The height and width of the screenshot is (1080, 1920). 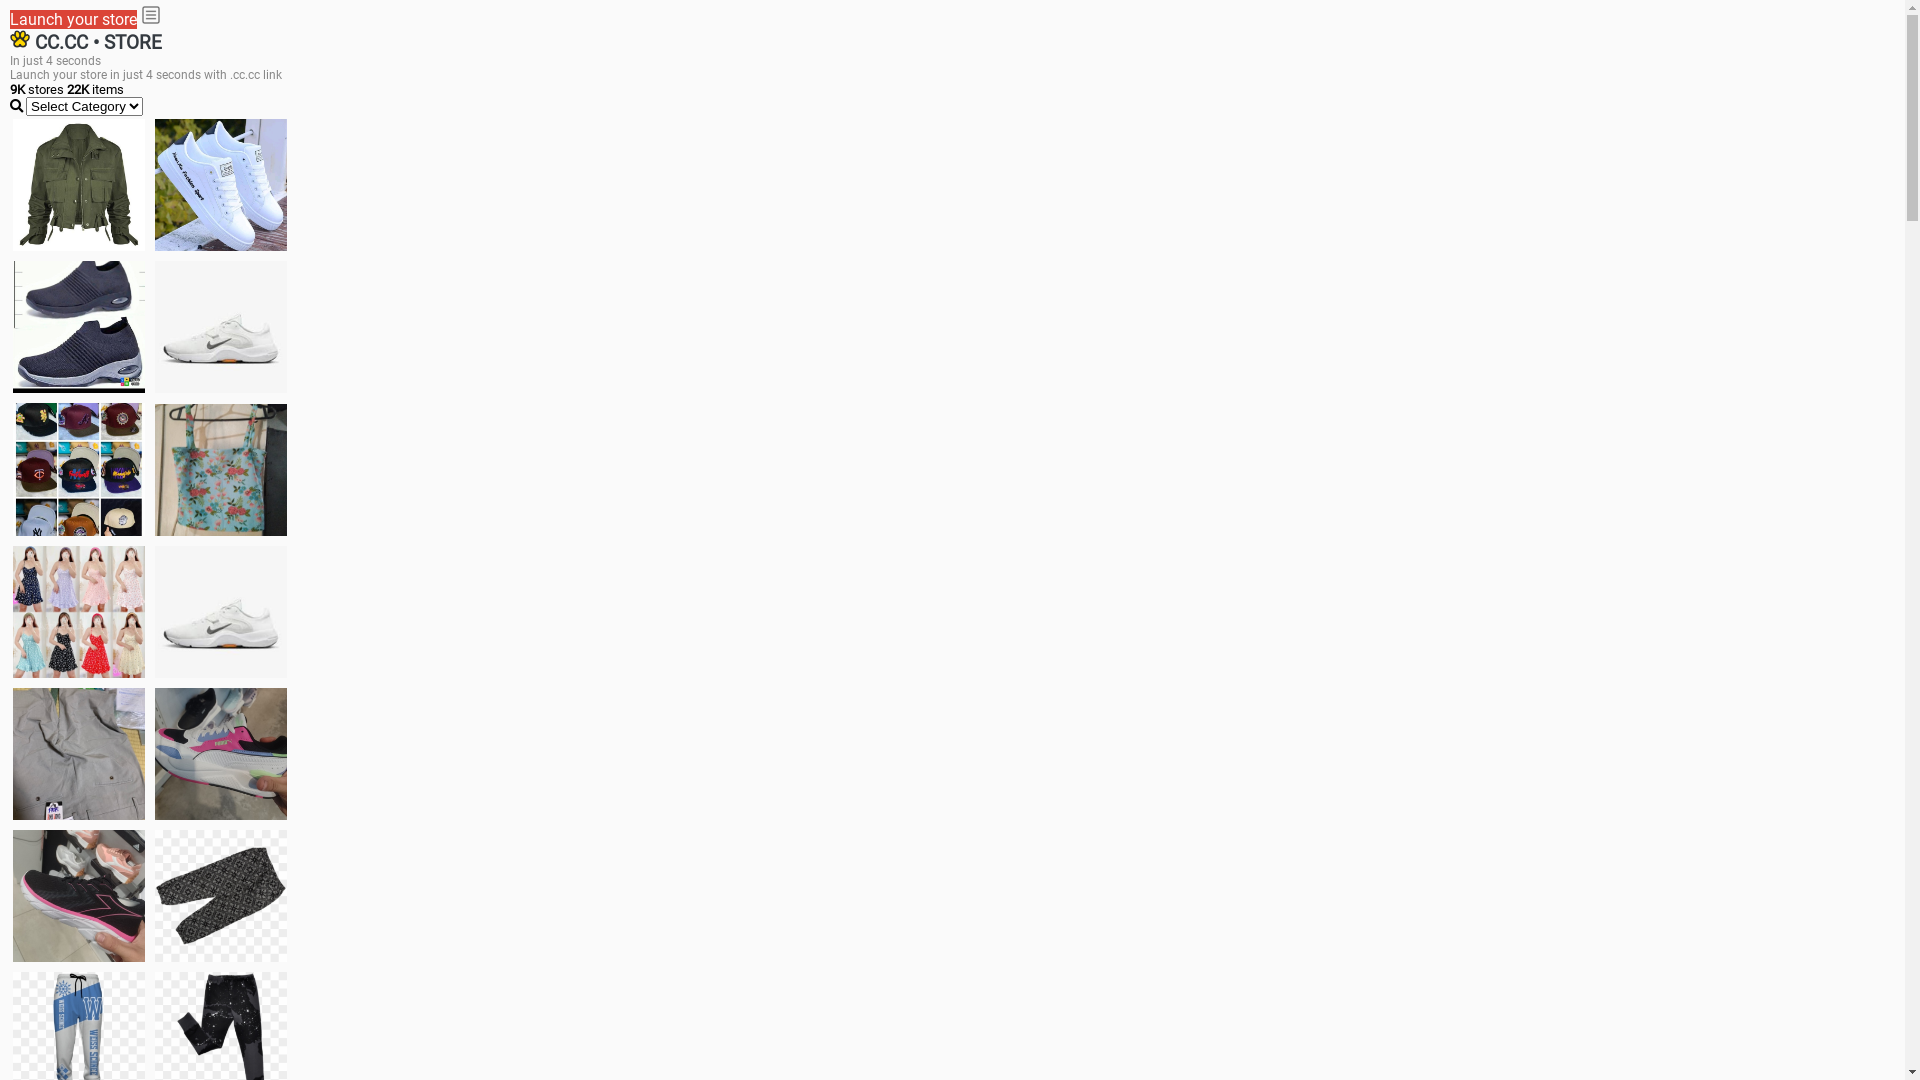 I want to click on 'jacket', so click(x=78, y=185).